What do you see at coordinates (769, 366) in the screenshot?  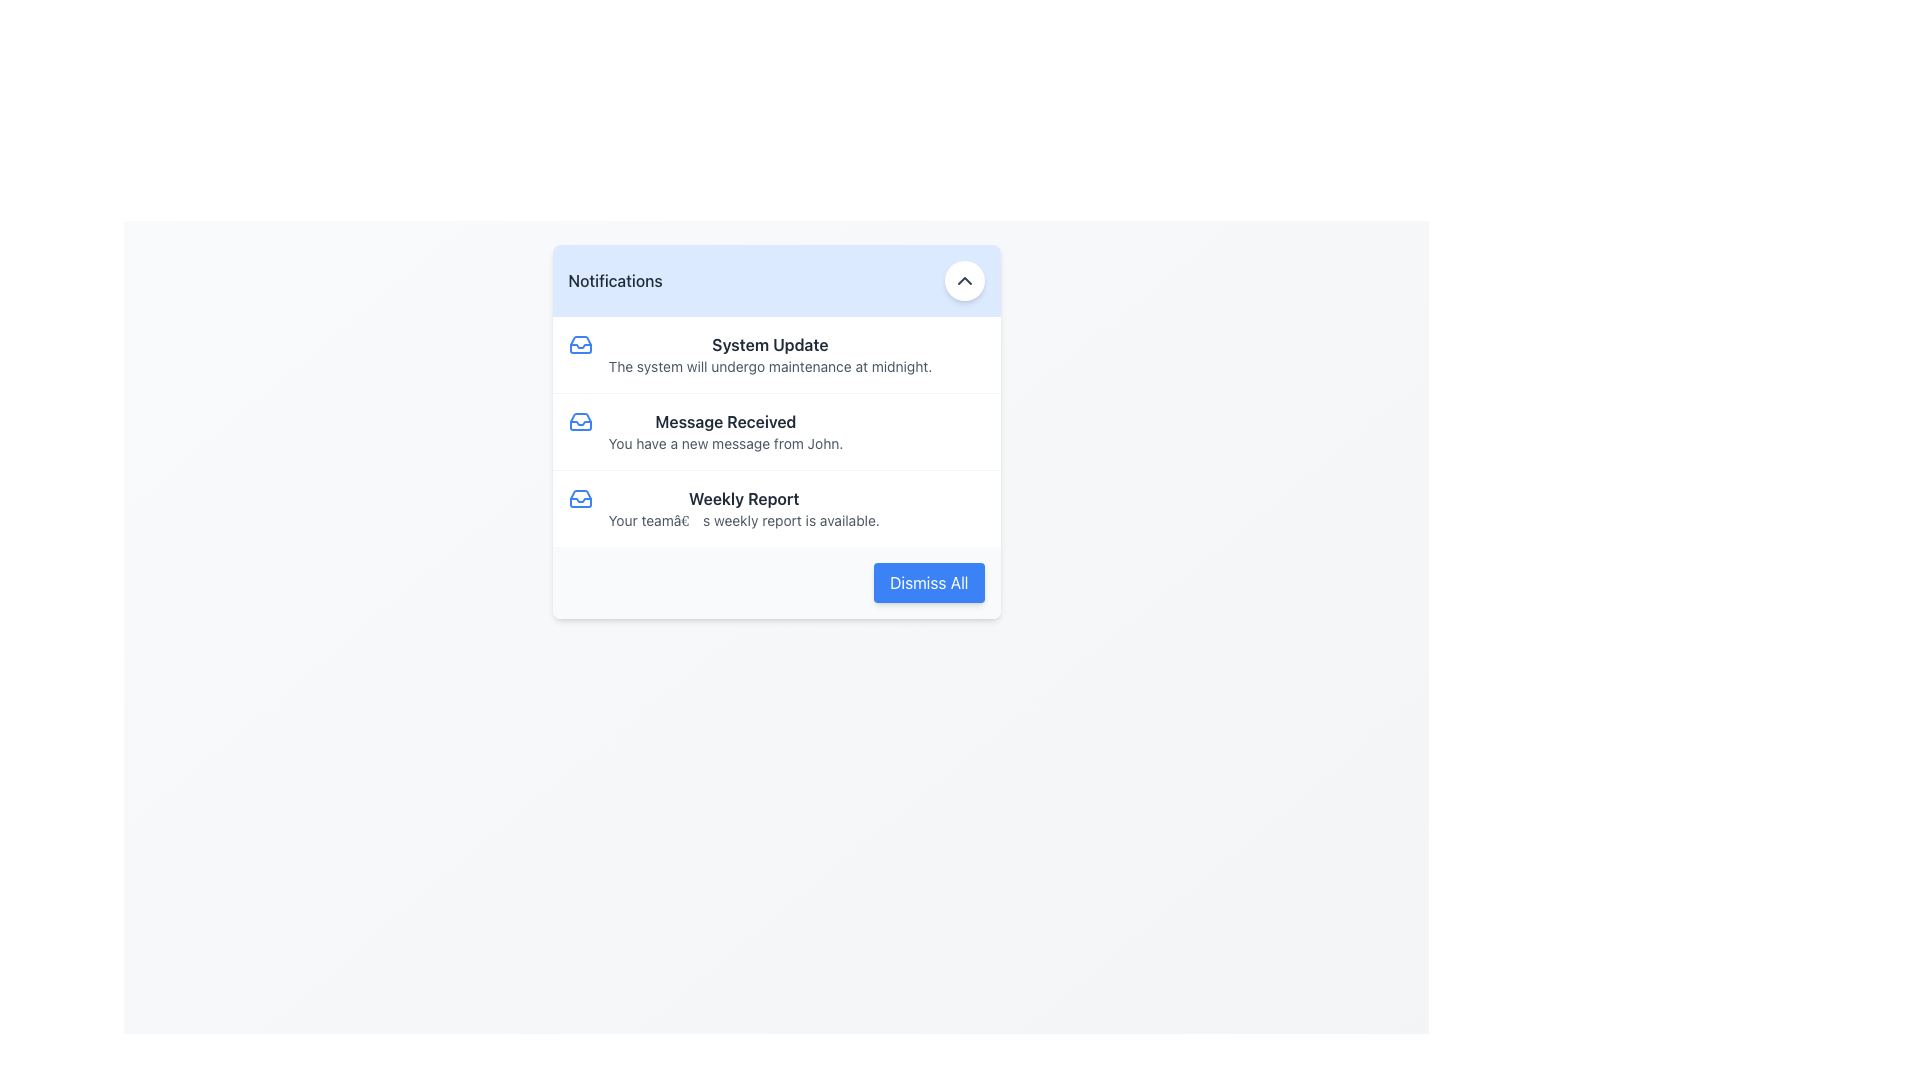 I see `information provided in the notification text below the title 'System Update', which details an upcoming scheduled maintenance event` at bounding box center [769, 366].